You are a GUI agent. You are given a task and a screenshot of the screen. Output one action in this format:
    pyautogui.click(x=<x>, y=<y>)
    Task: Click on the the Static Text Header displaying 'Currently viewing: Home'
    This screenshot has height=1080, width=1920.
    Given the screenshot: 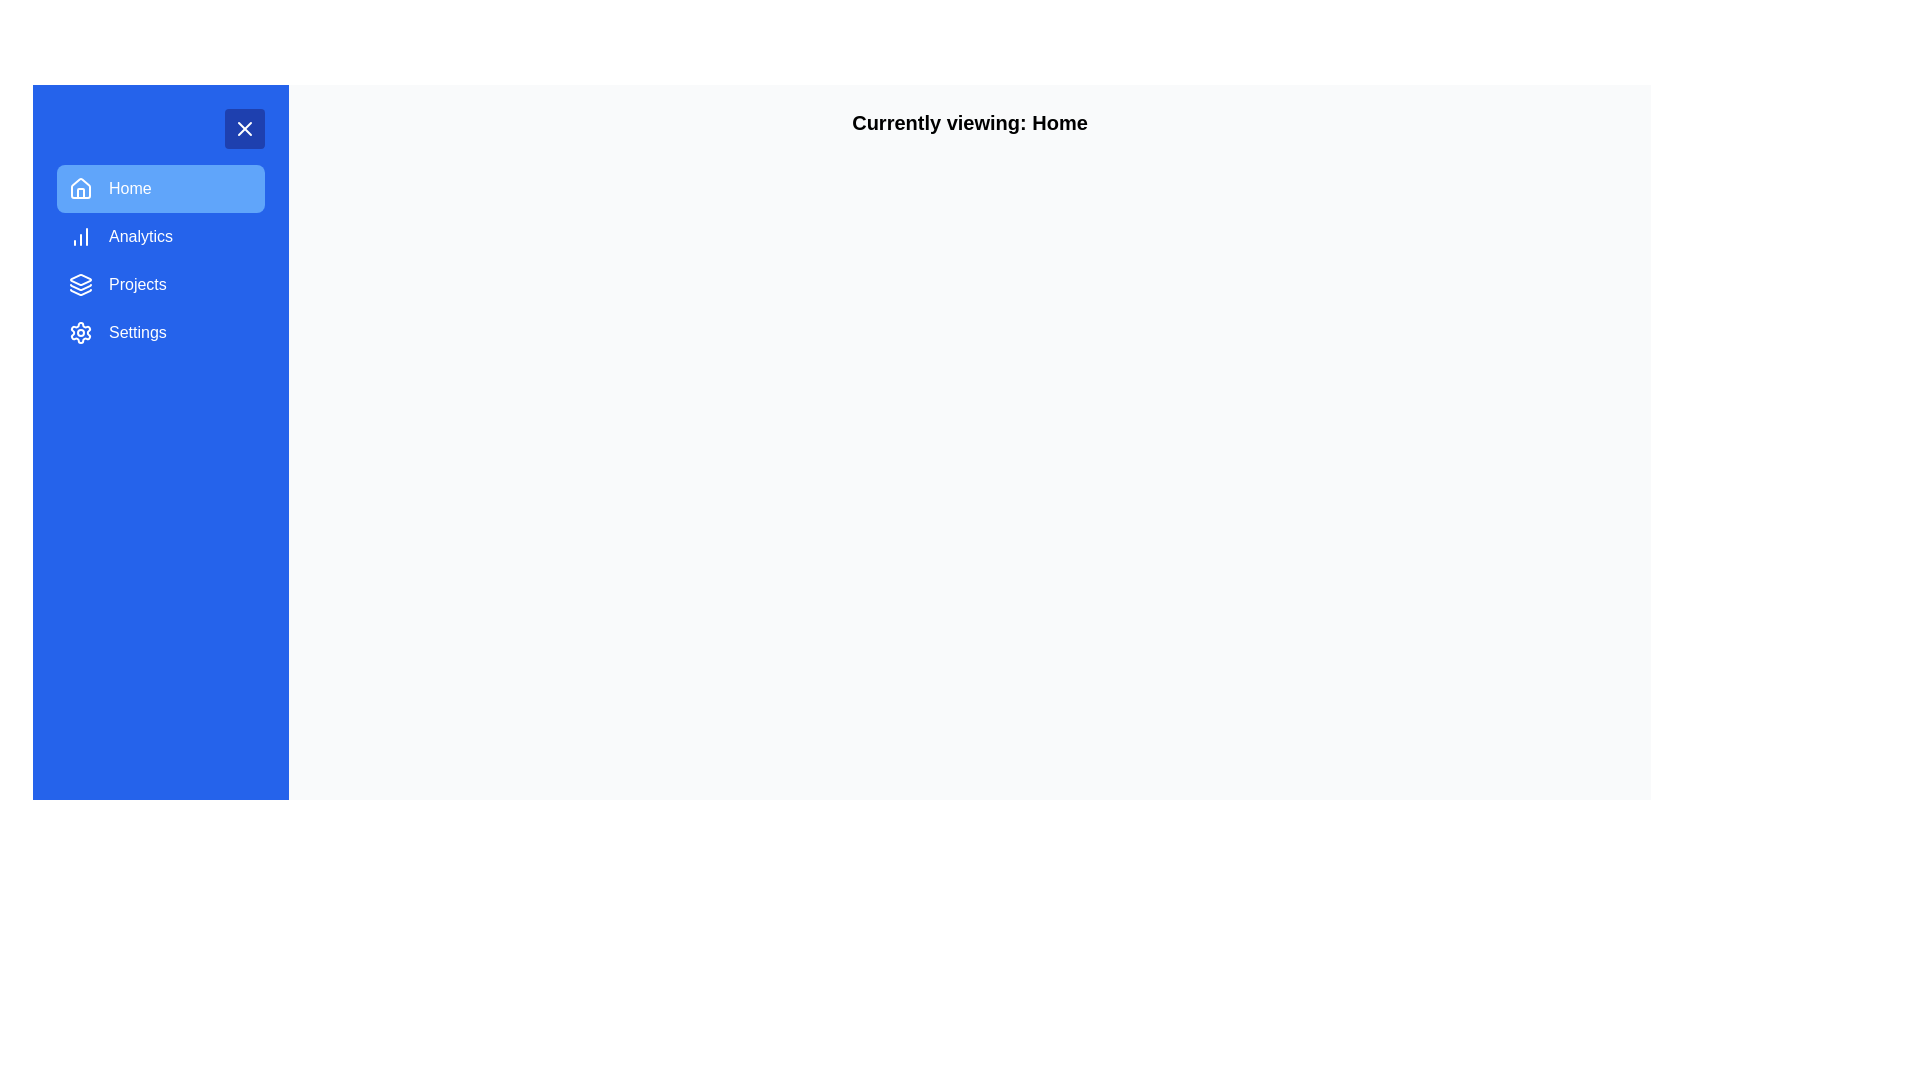 What is the action you would take?
    pyautogui.click(x=969, y=123)
    